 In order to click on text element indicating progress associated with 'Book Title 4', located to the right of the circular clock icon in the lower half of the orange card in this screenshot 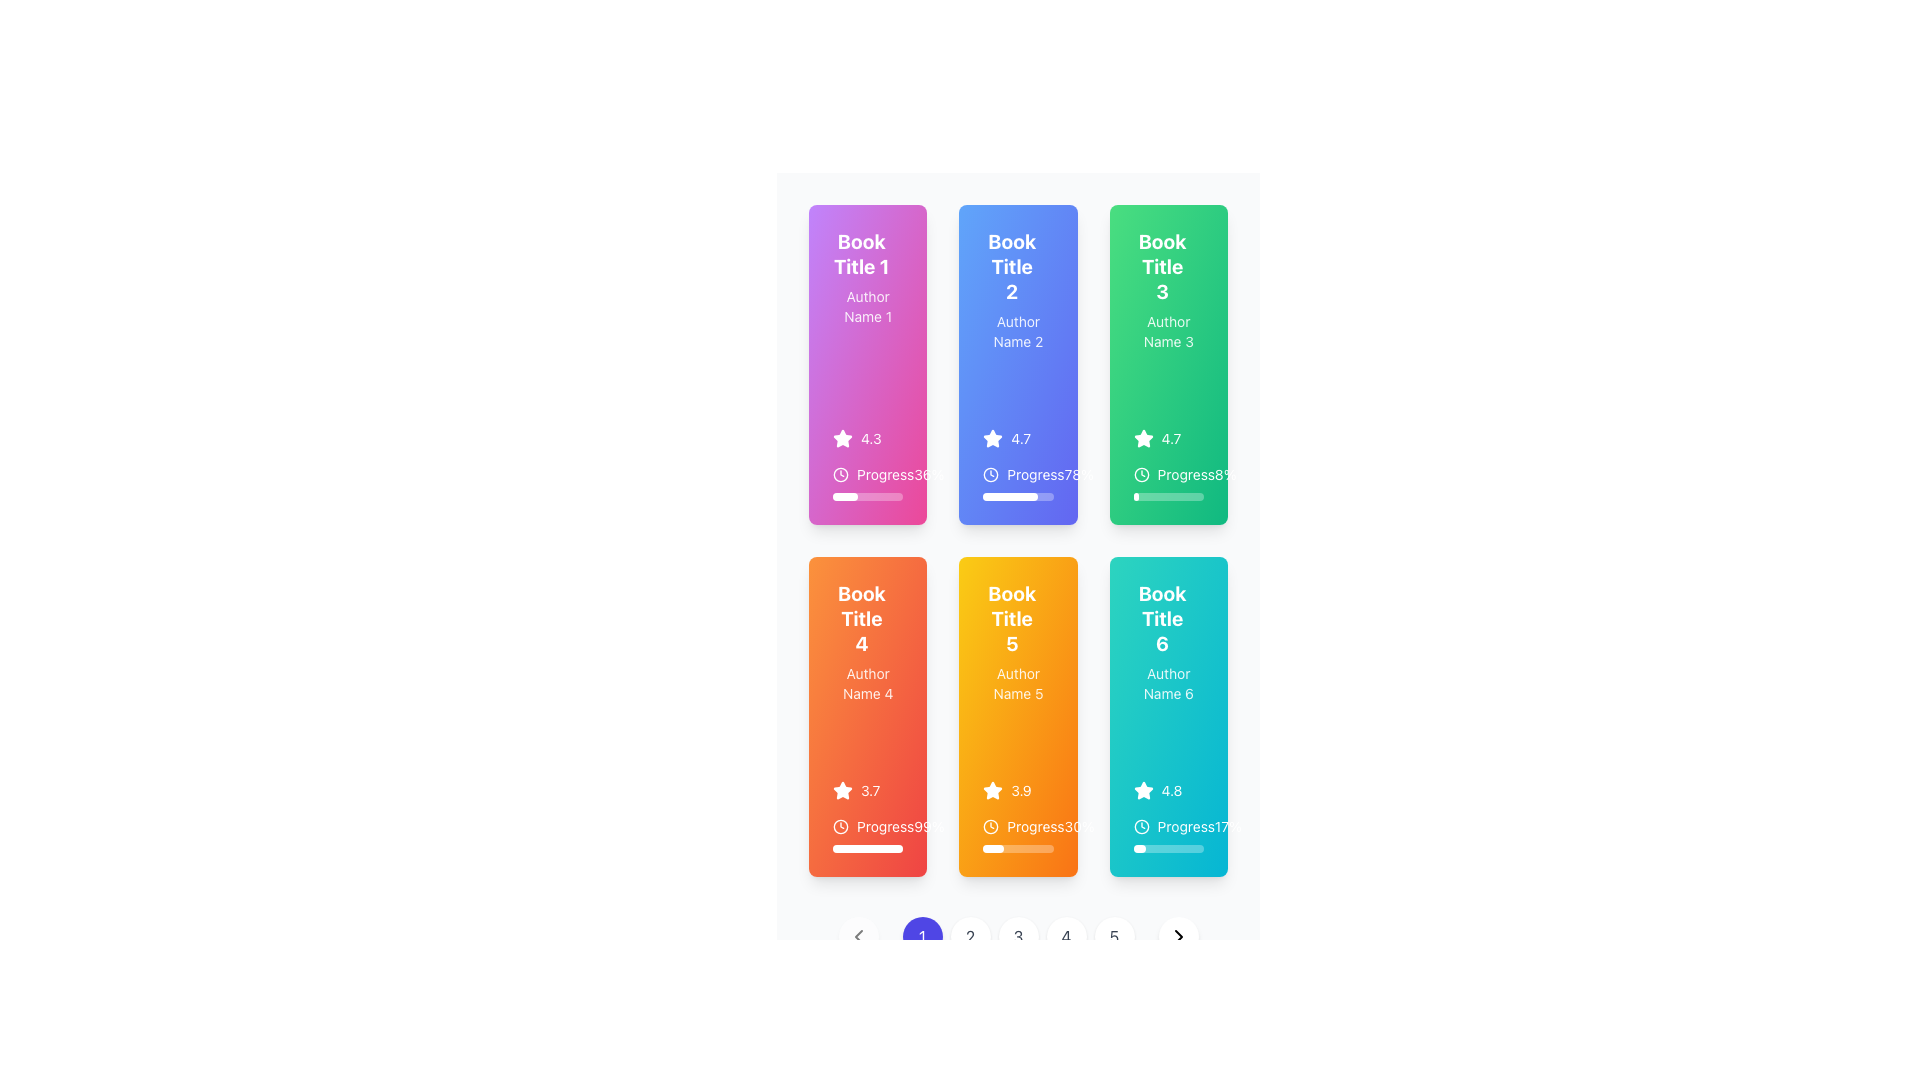, I will do `click(884, 826)`.